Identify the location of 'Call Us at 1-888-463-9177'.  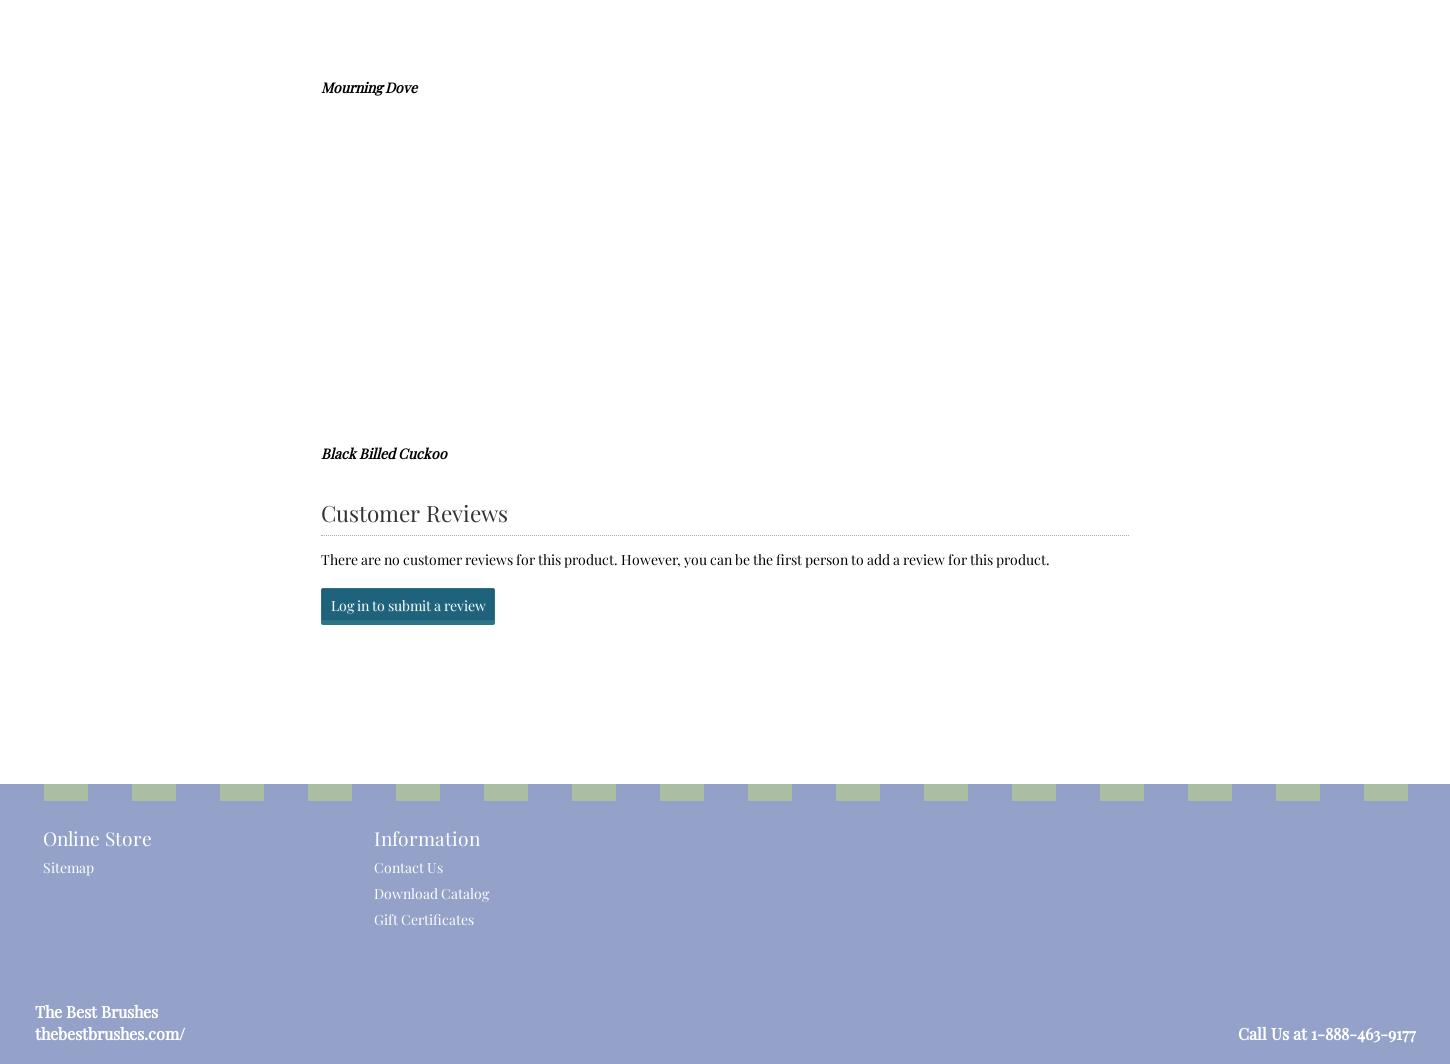
(1326, 1032).